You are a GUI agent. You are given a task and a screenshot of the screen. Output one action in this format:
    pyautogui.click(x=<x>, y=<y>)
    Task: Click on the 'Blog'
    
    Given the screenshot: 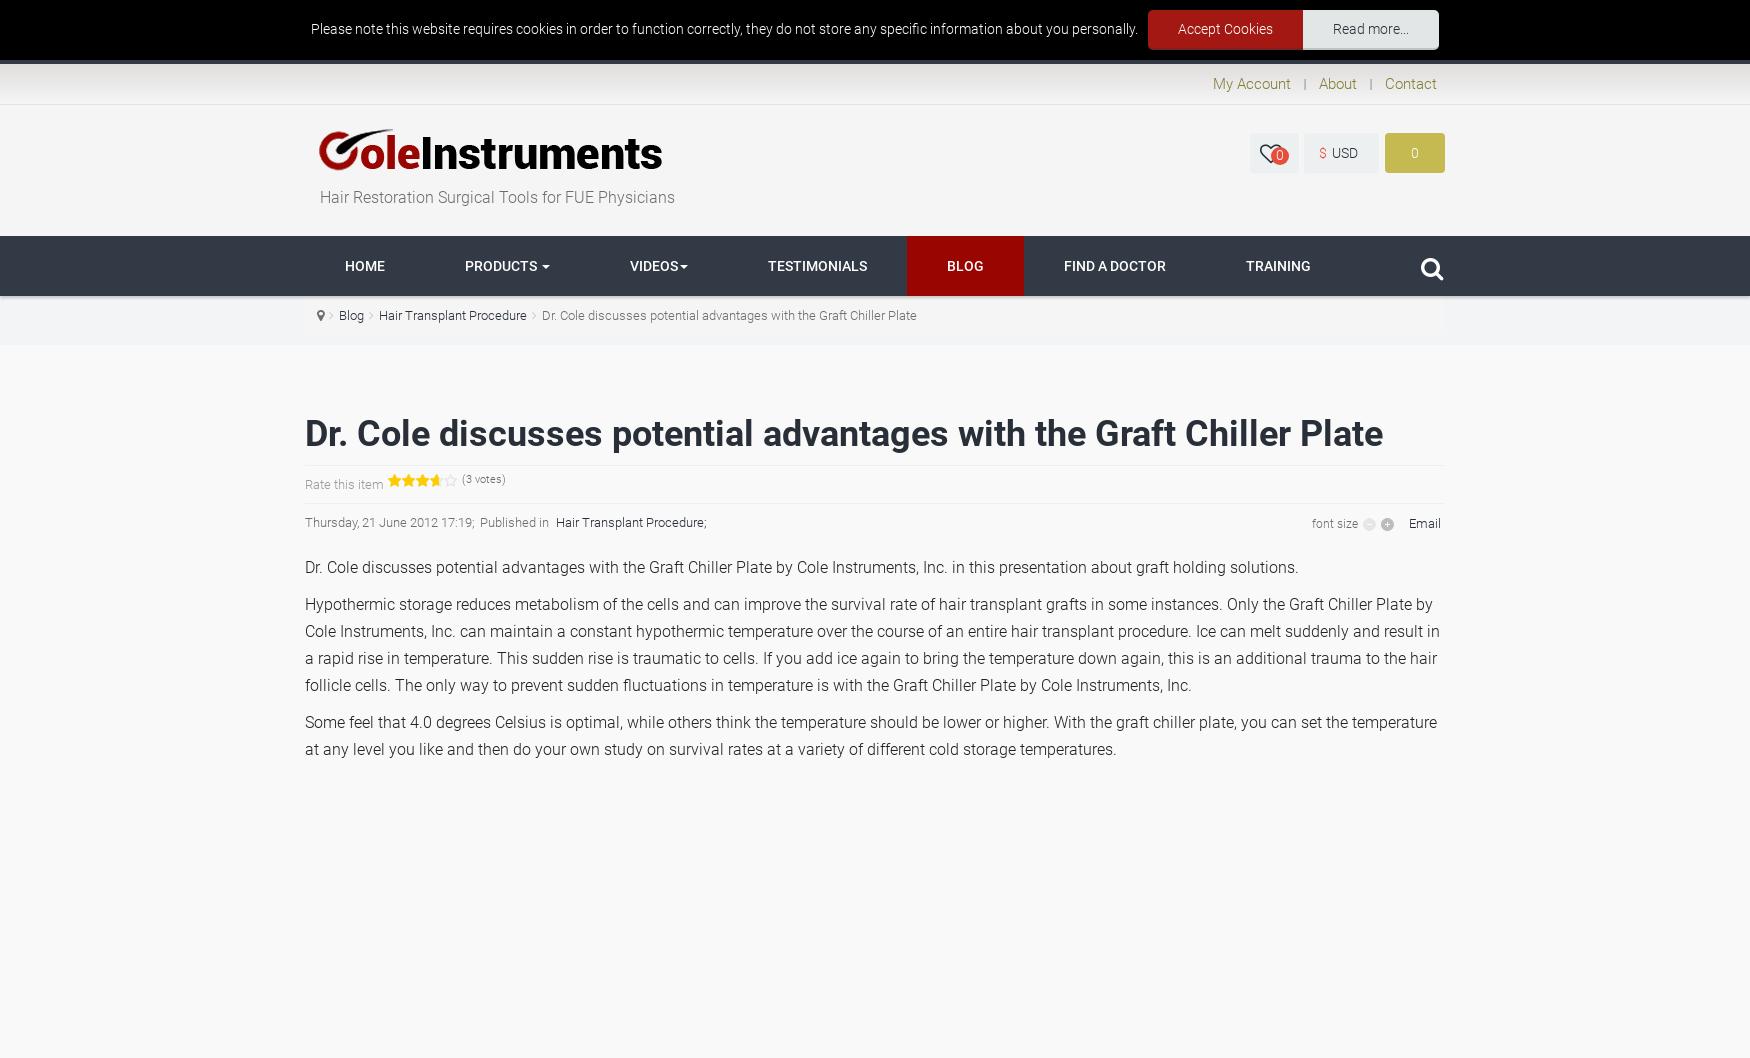 What is the action you would take?
    pyautogui.click(x=351, y=314)
    